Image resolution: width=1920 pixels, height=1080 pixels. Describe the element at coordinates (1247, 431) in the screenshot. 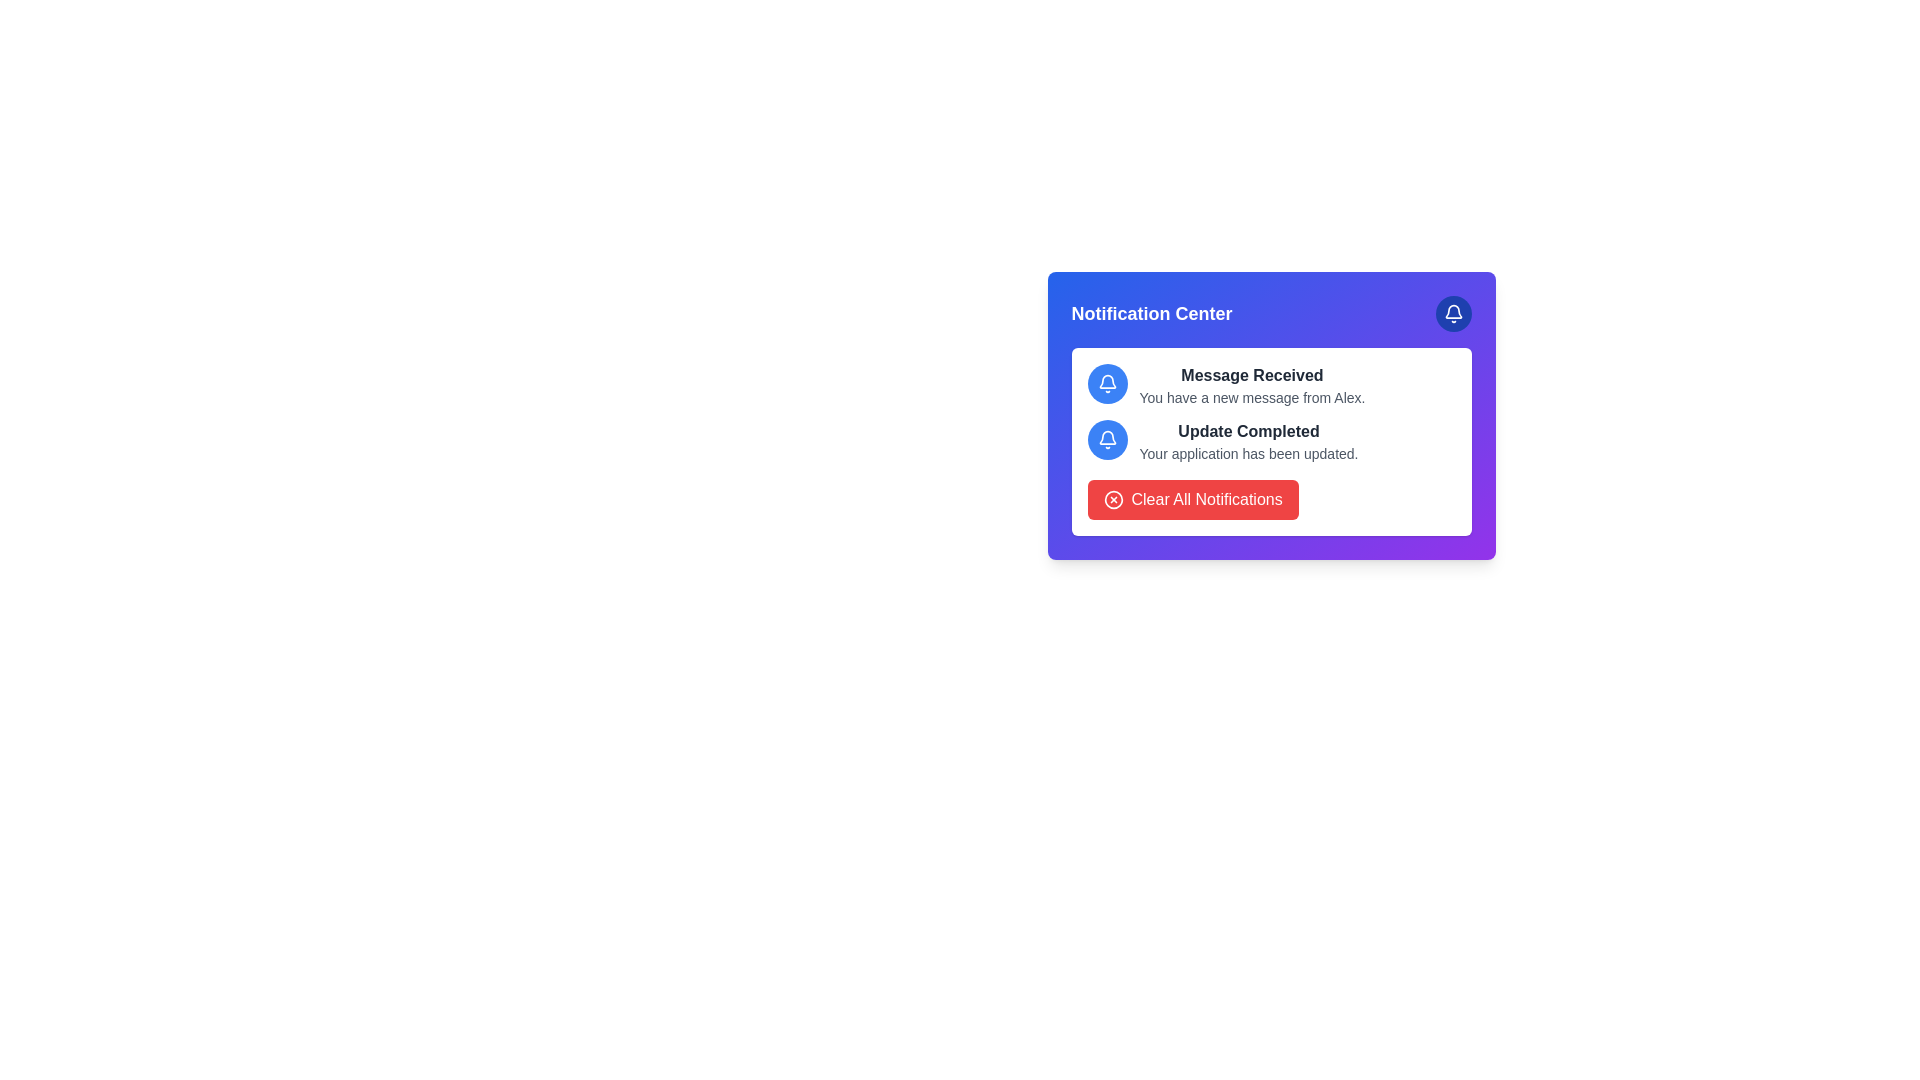

I see `text label indicating the successful completion of an application update, located centrally in the notification card` at that location.